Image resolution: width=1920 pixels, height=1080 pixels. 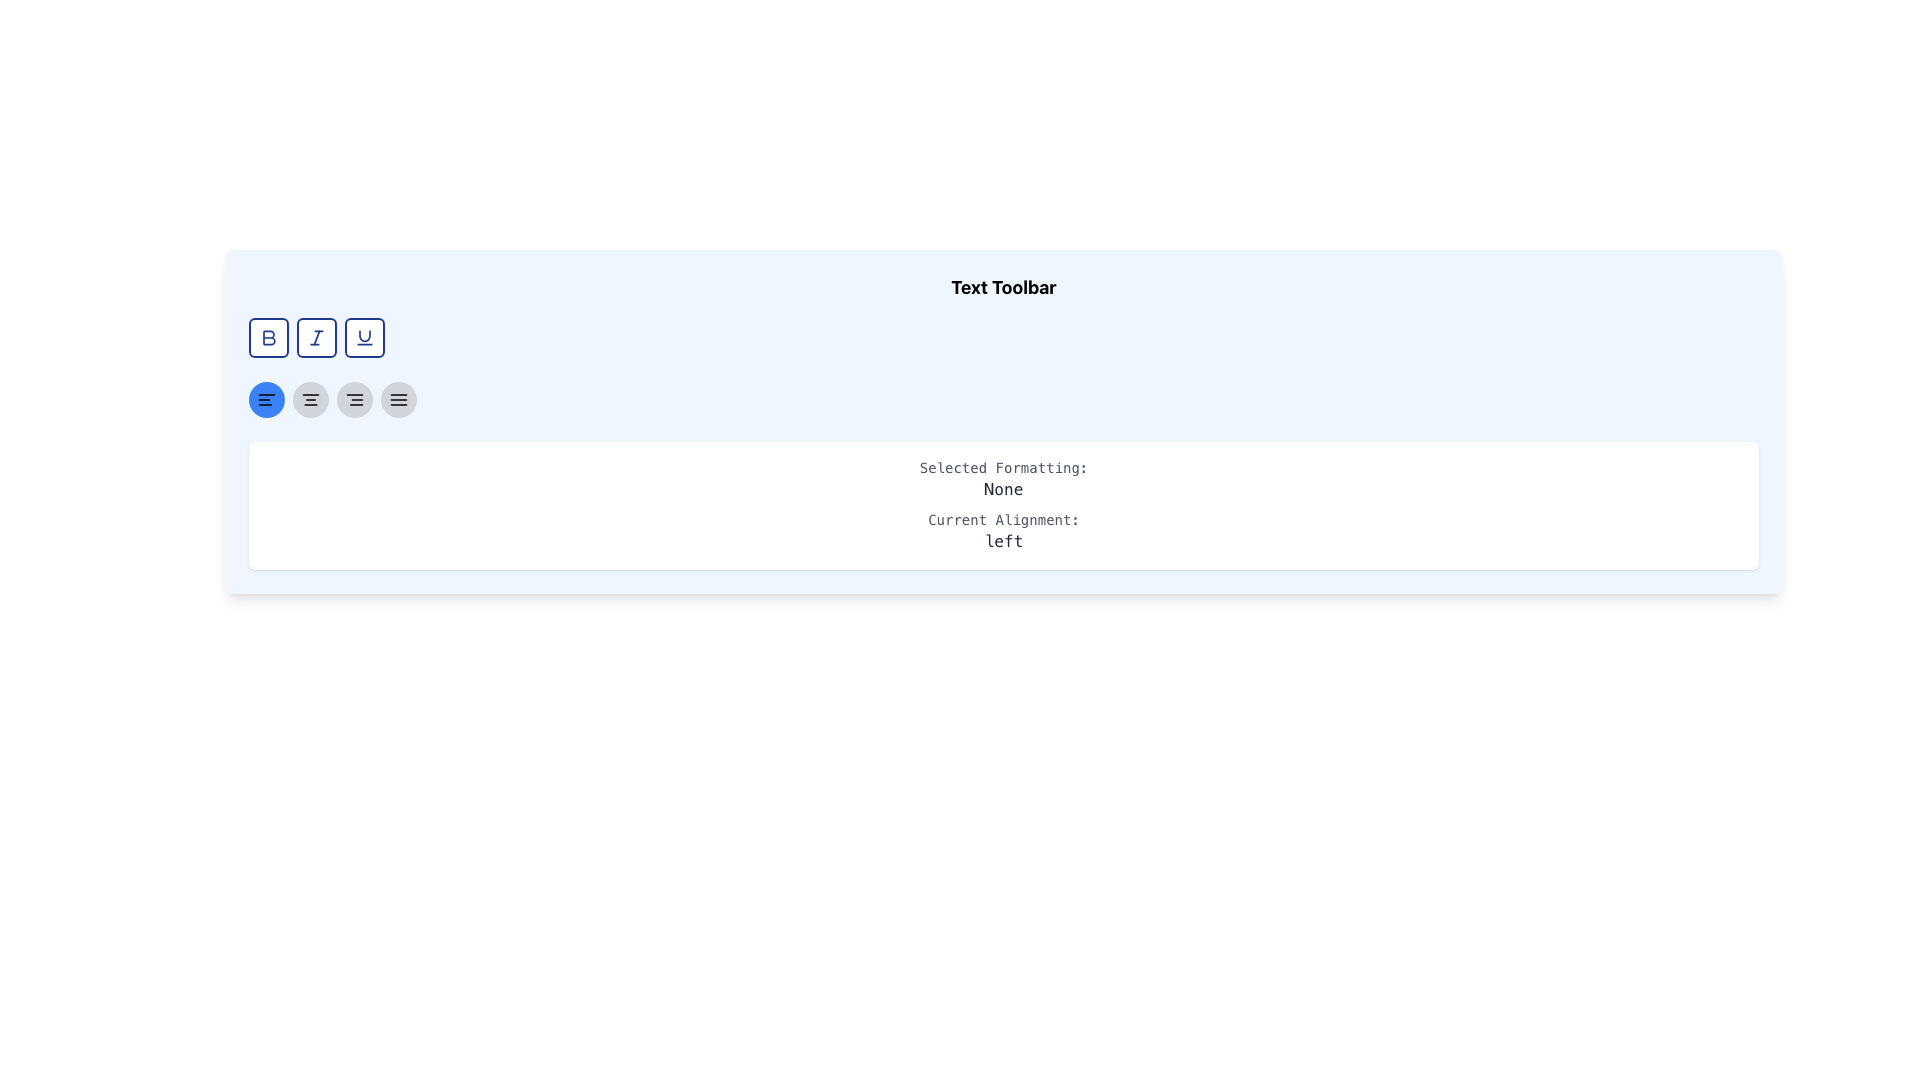 I want to click on the italic formatting button, which is a square button with a white background, blue borders, and an icon styled with thin strokes, located in the 'Text Toolbar' as the second button from the left, so click(x=315, y=337).